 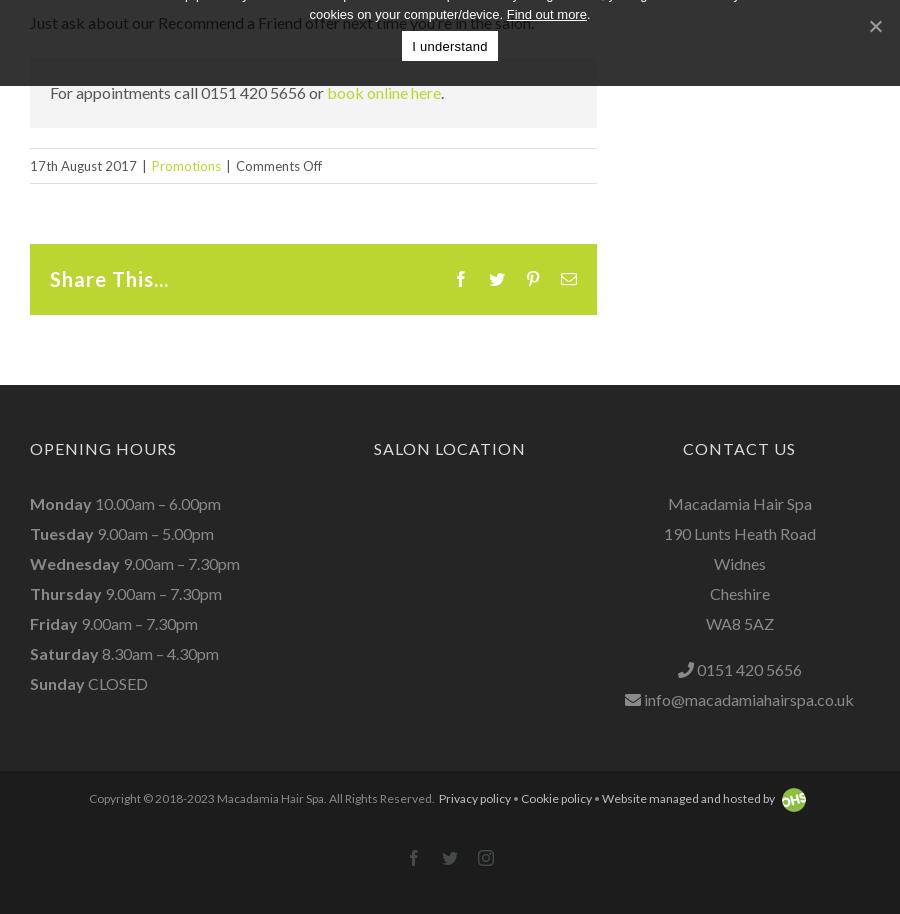 What do you see at coordinates (188, 90) in the screenshot?
I see `'For appointments call 0151 420 5656 or'` at bounding box center [188, 90].